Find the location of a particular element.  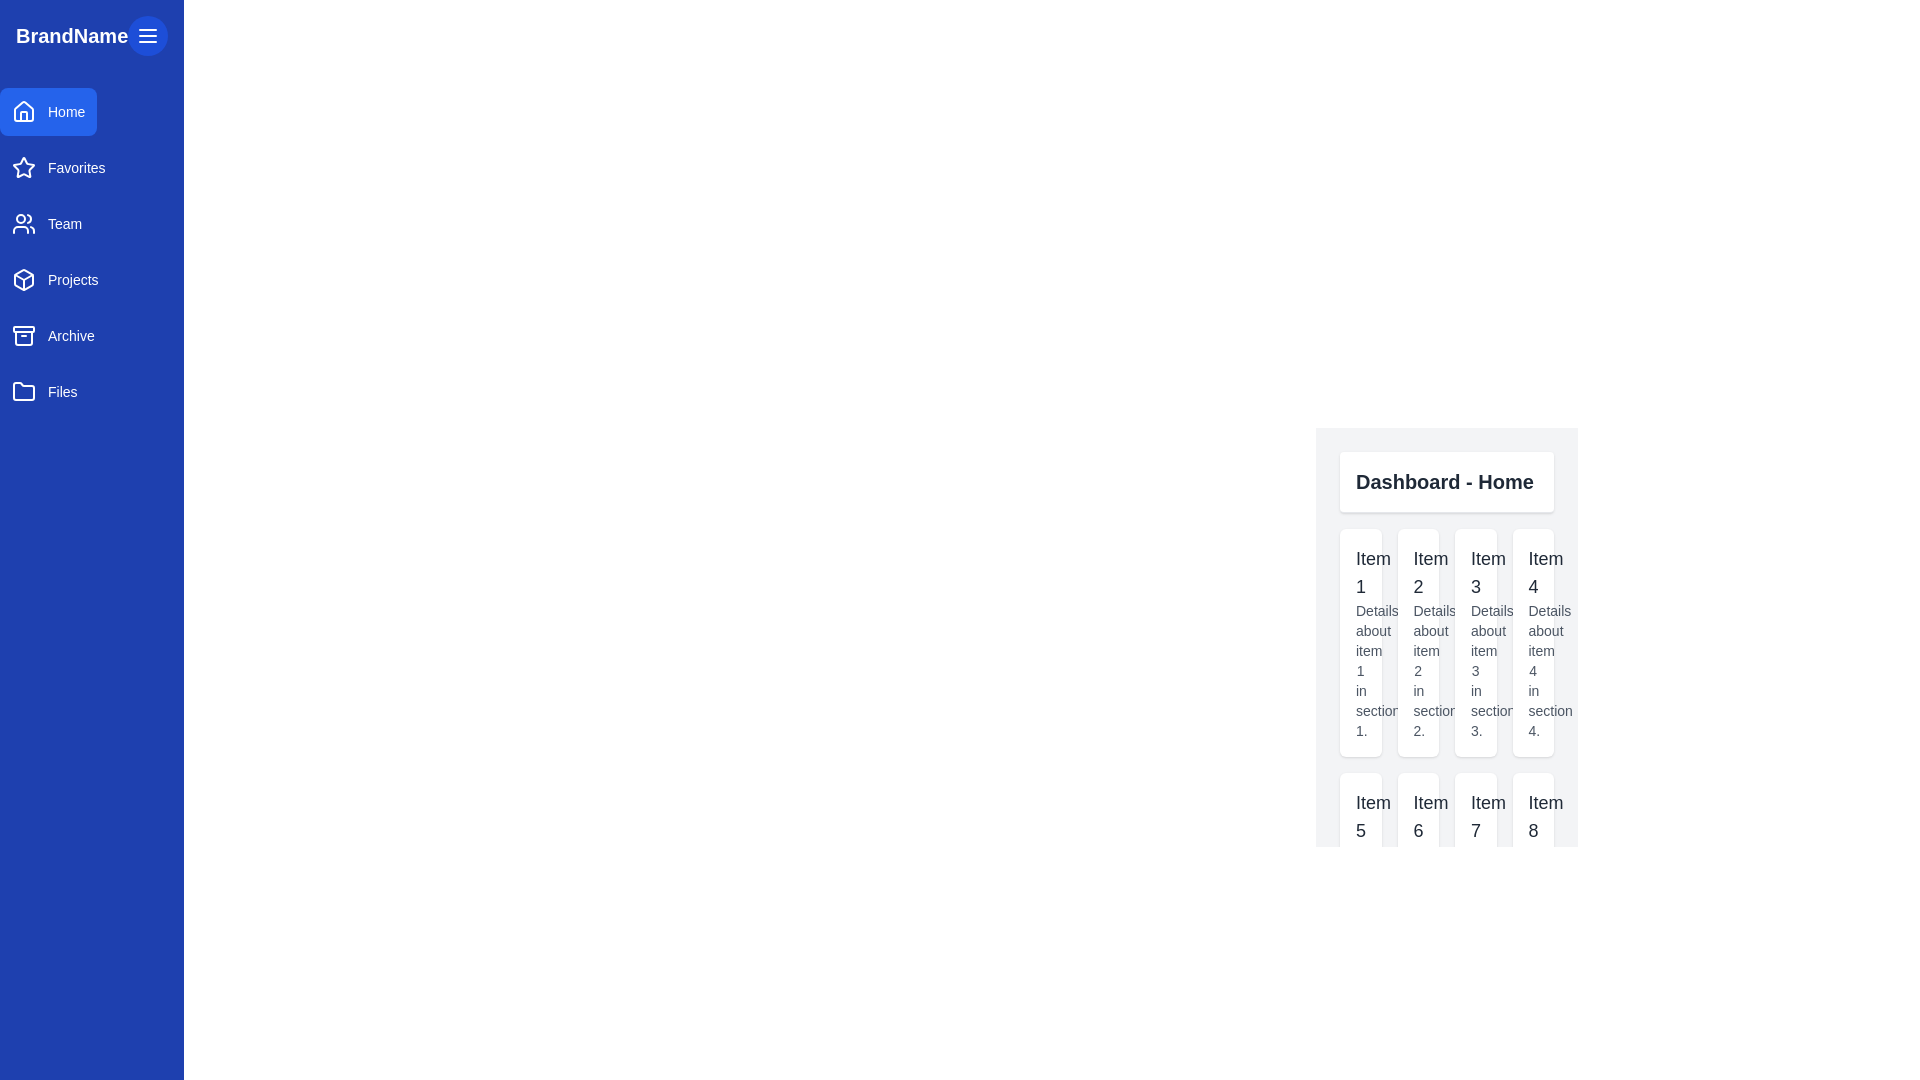

the header text label located is located at coordinates (1532, 817).